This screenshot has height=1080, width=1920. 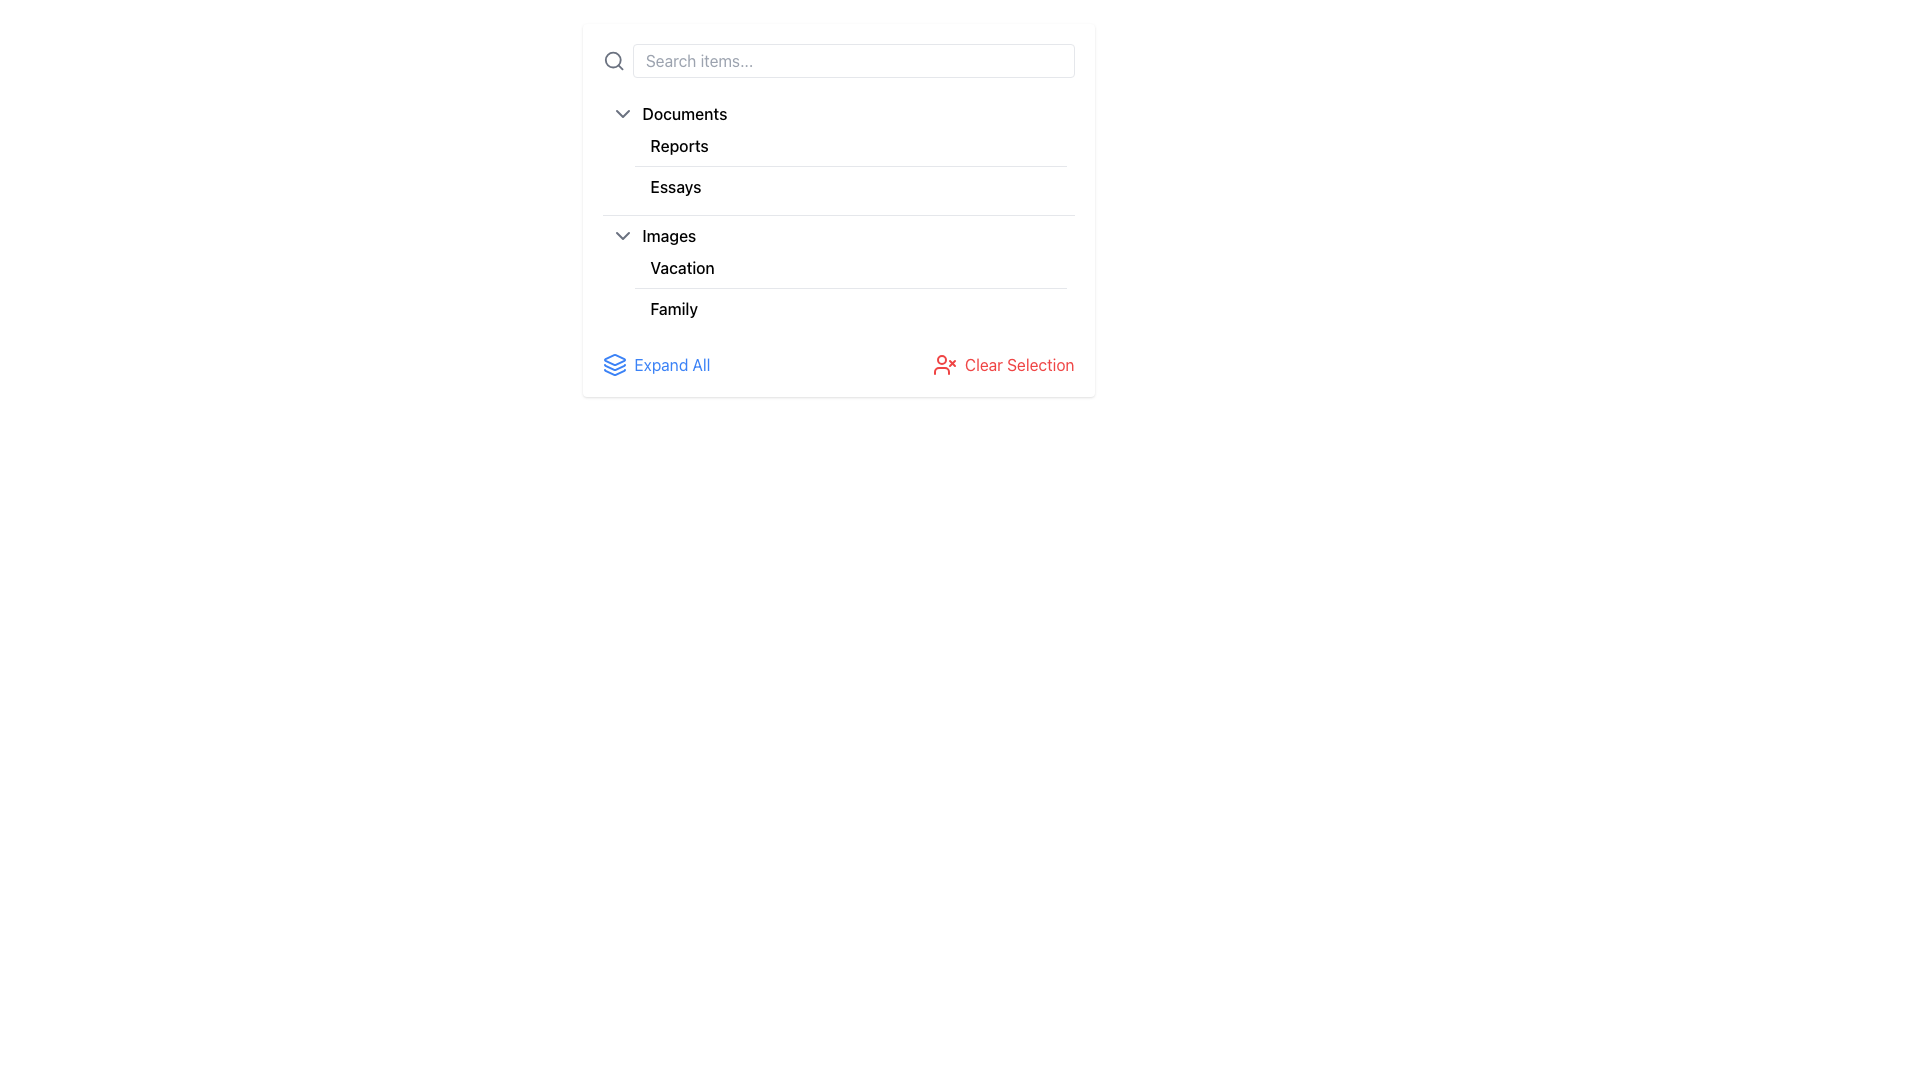 I want to click on the clickable icon next to the 'Images' text in the left sidebar menu, so click(x=621, y=234).